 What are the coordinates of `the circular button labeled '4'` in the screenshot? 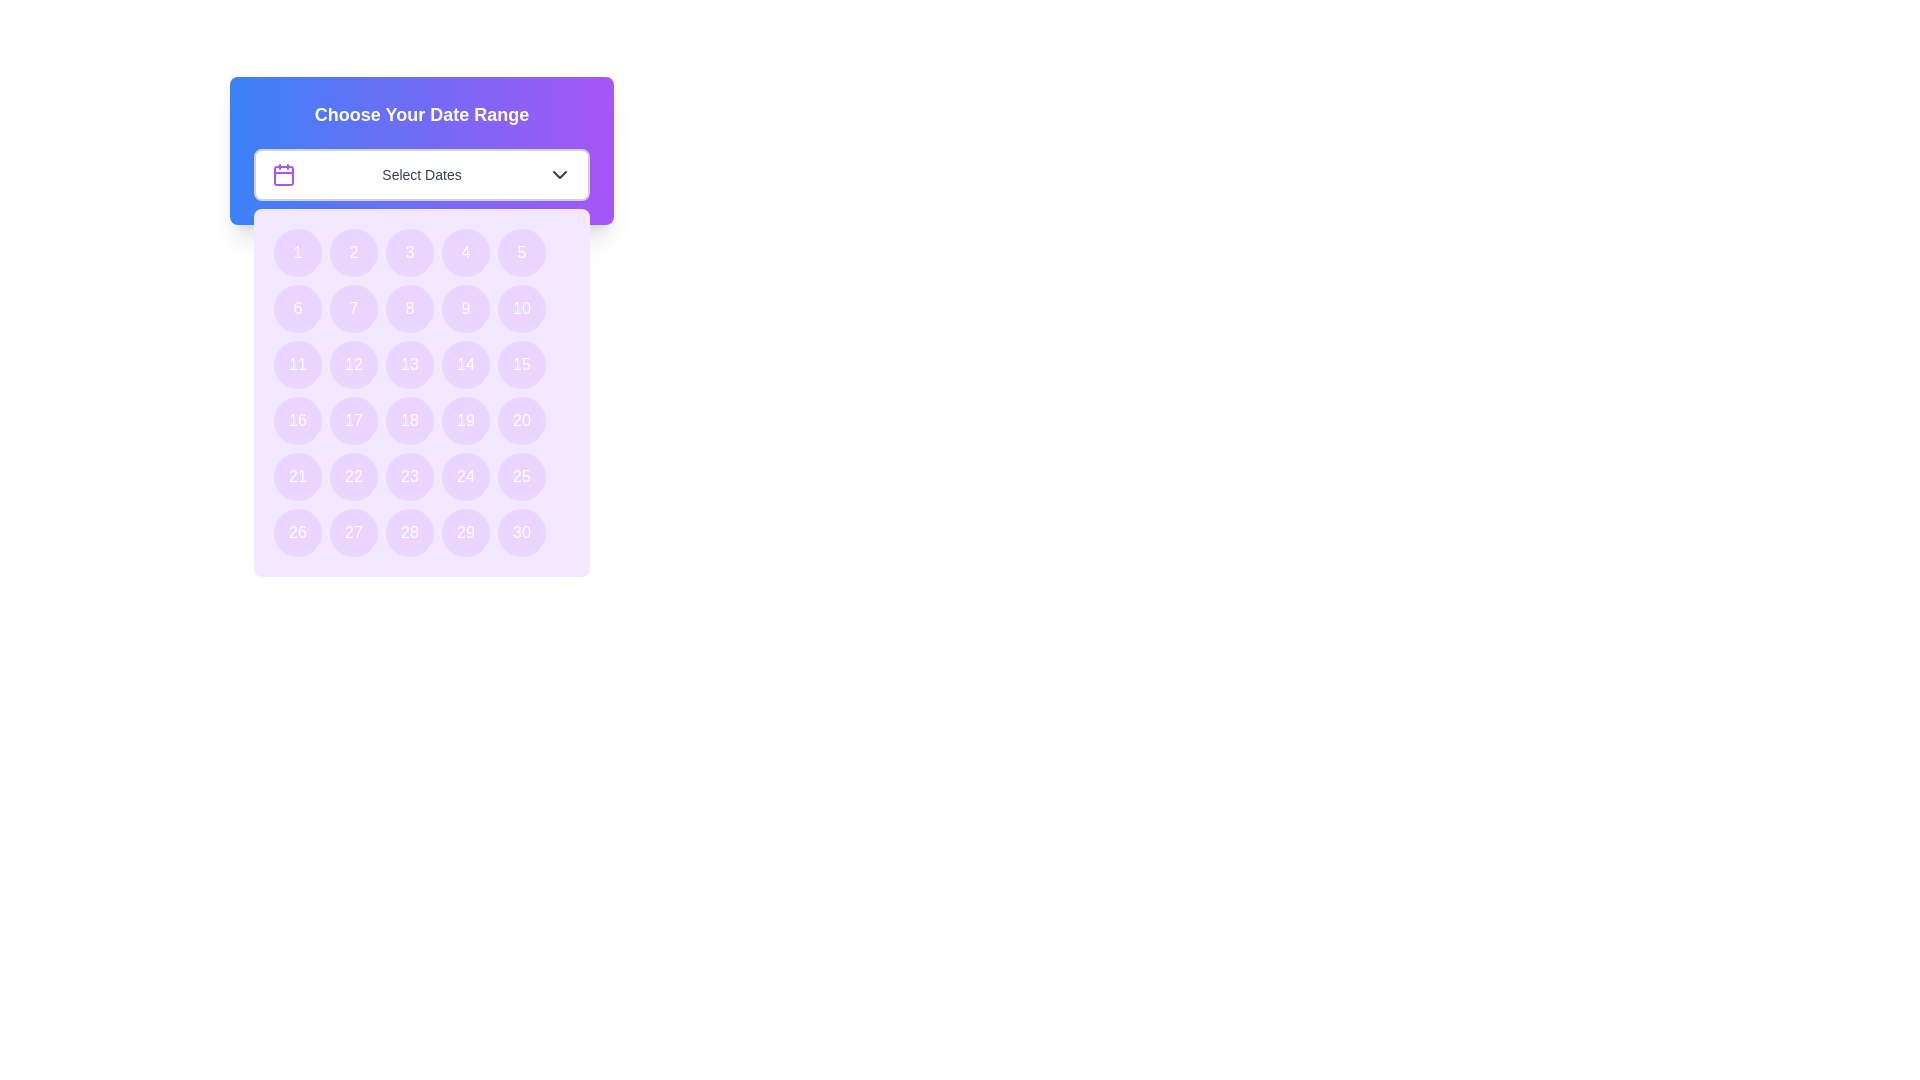 It's located at (464, 252).